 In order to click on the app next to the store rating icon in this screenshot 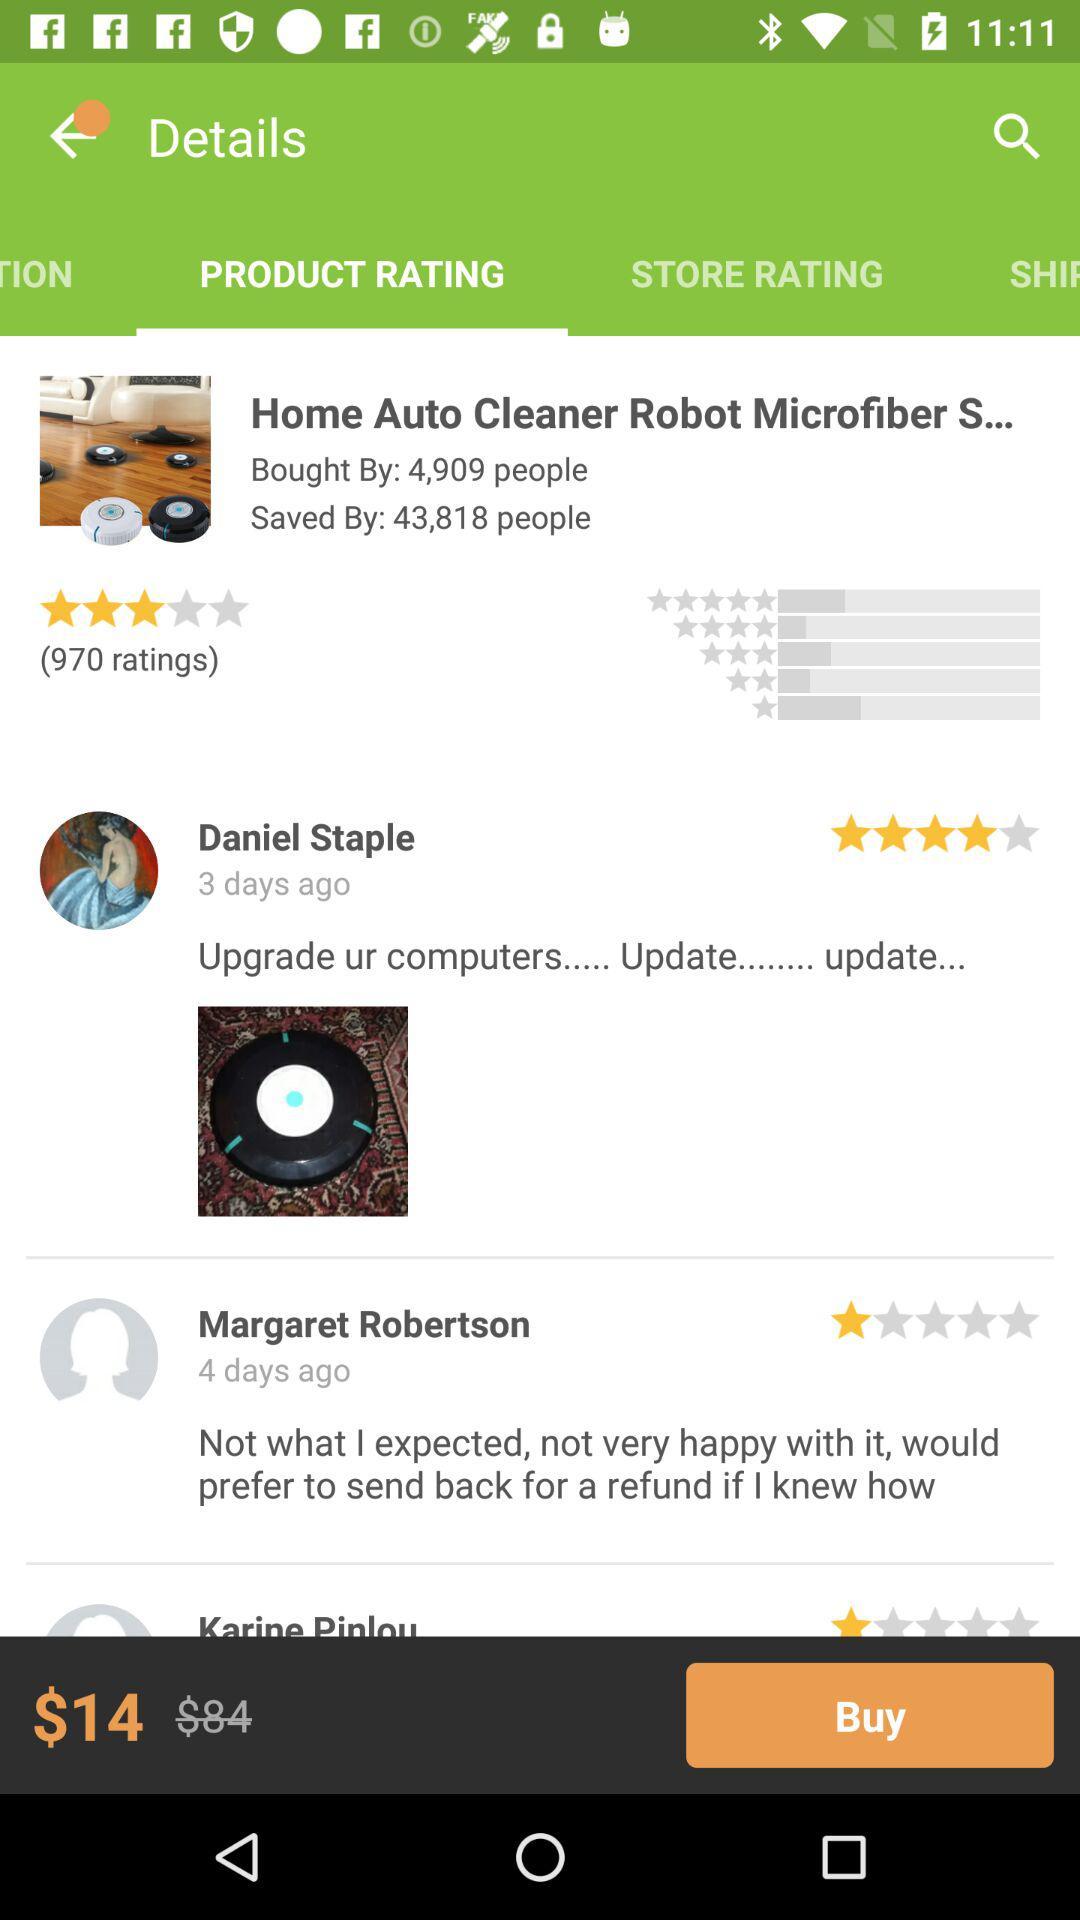, I will do `click(1017, 135)`.